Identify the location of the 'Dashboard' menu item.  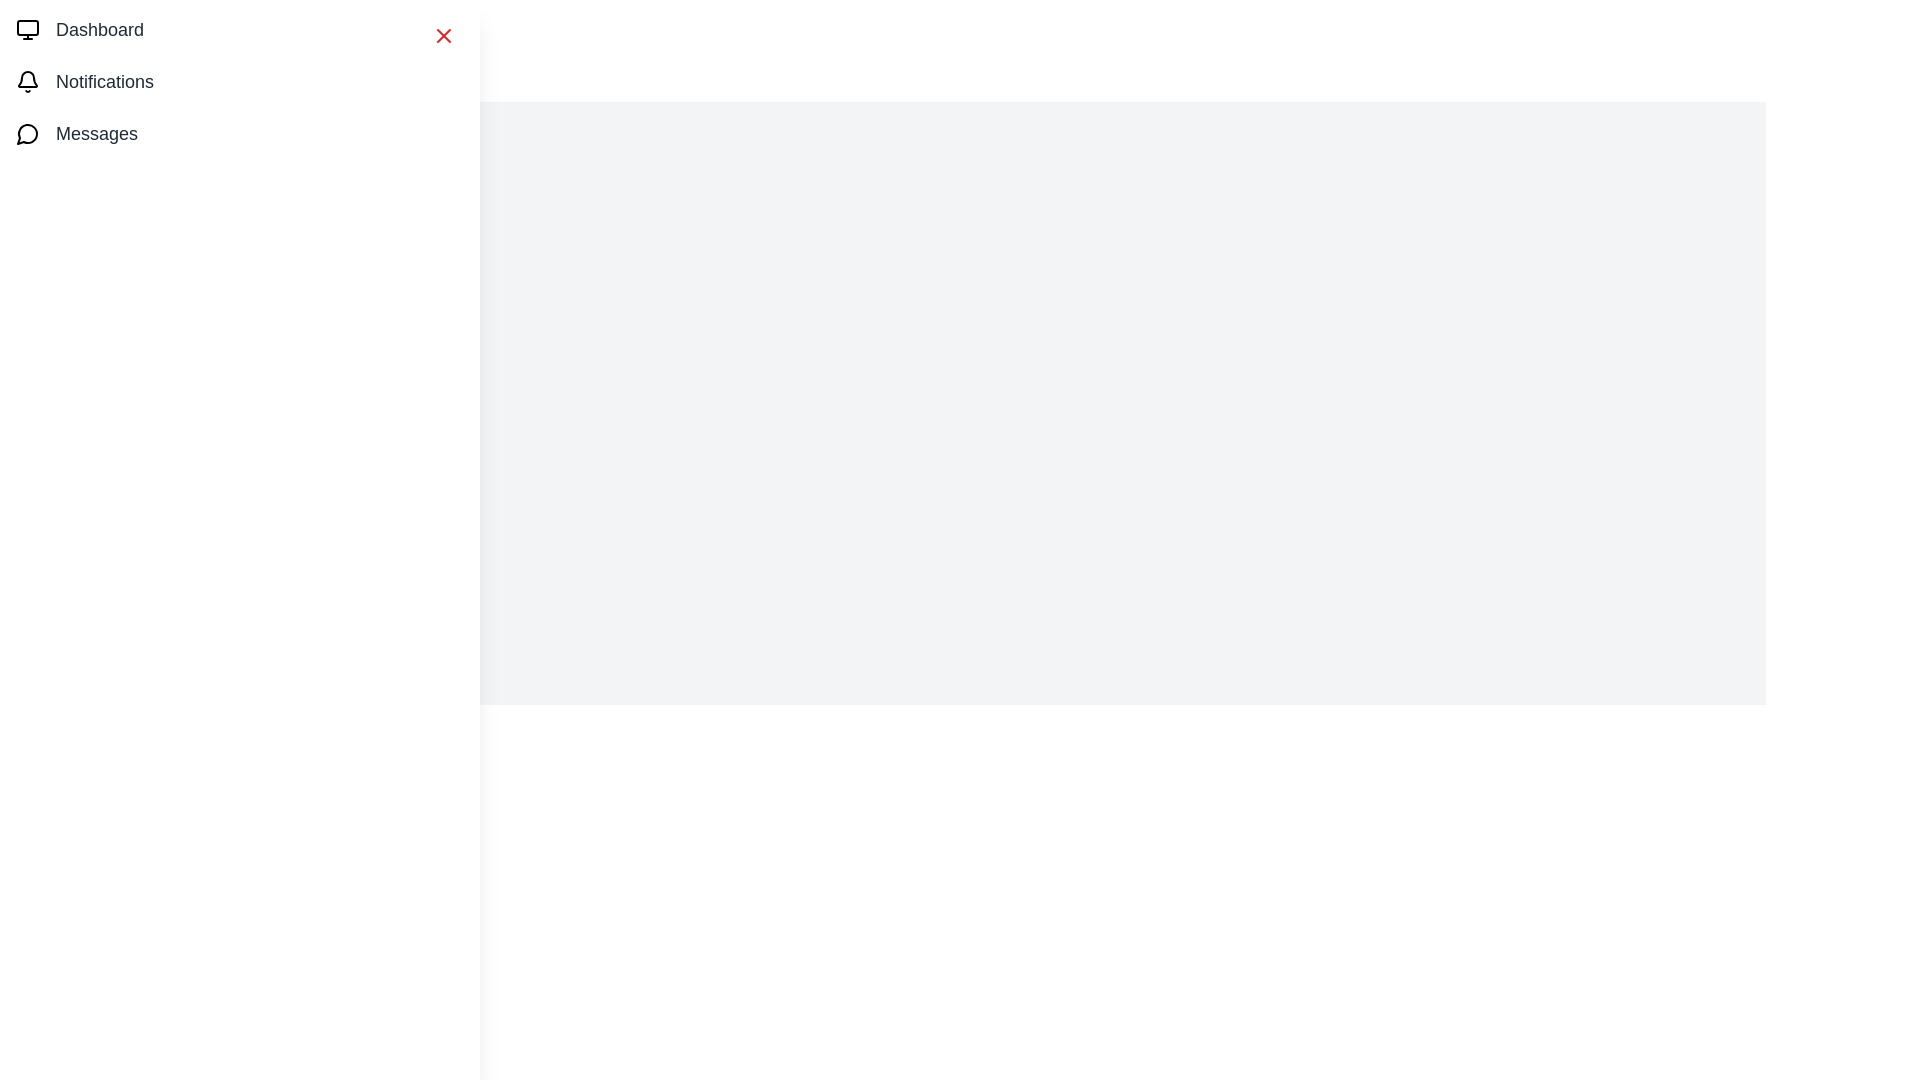
(99, 30).